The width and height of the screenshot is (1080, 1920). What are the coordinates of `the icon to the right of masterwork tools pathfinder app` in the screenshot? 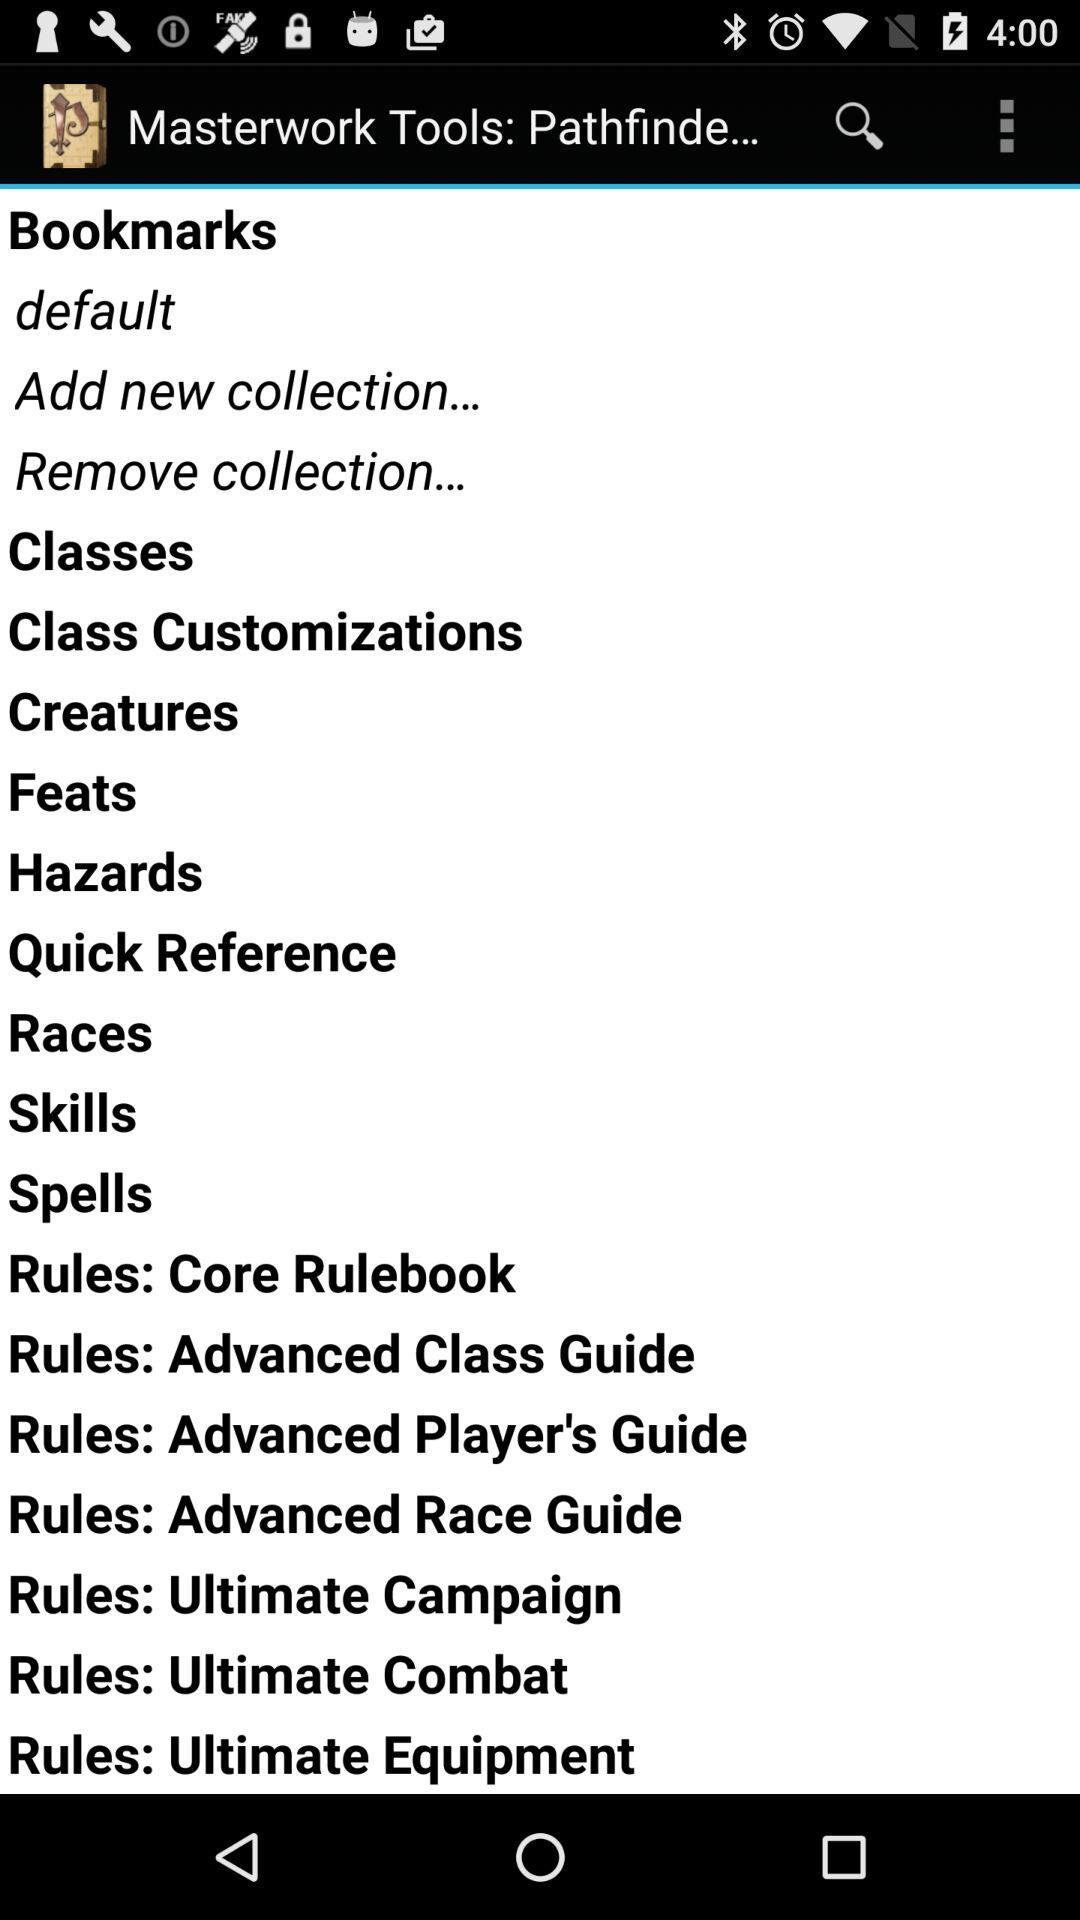 It's located at (858, 124).